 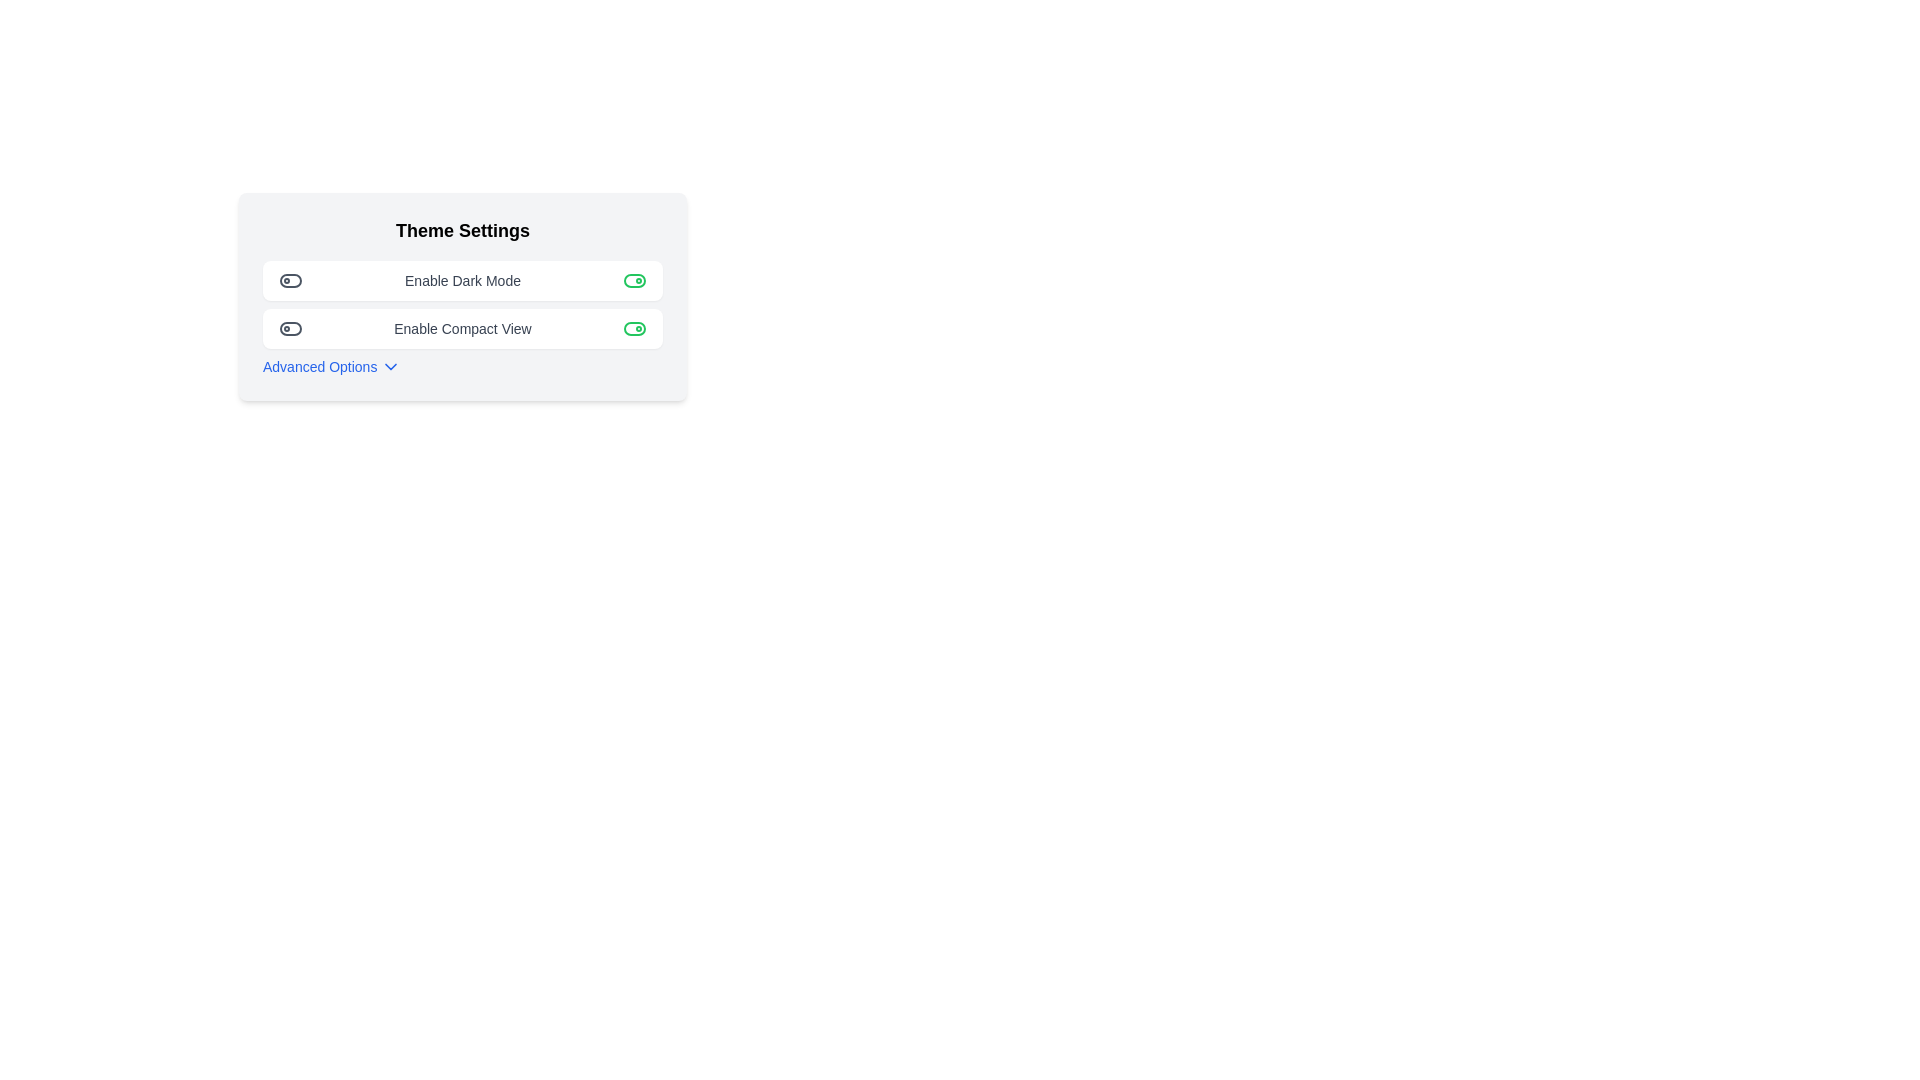 I want to click on the dark gray toggle switch located in the 'Theme Settings' section to the left of the label 'Enable Compact View', so click(x=290, y=327).